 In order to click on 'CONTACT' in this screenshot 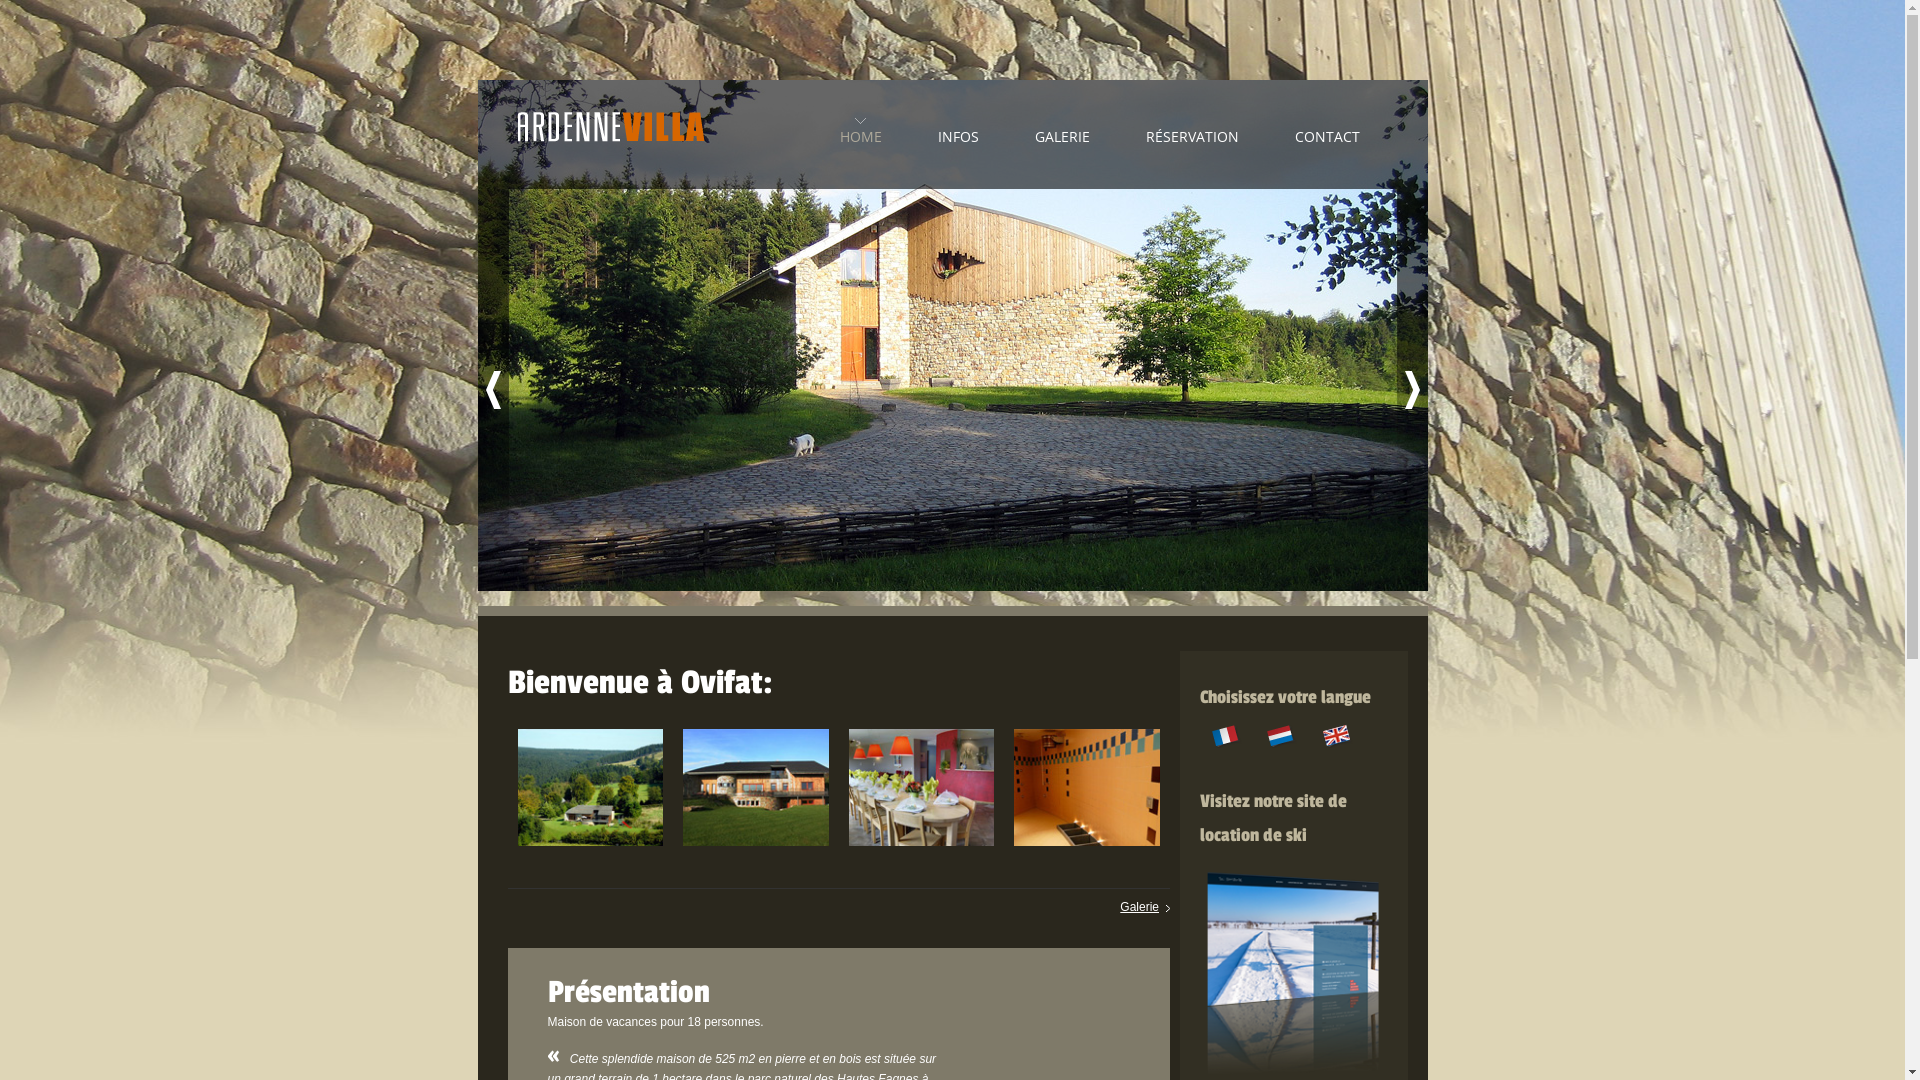, I will do `click(1326, 131)`.